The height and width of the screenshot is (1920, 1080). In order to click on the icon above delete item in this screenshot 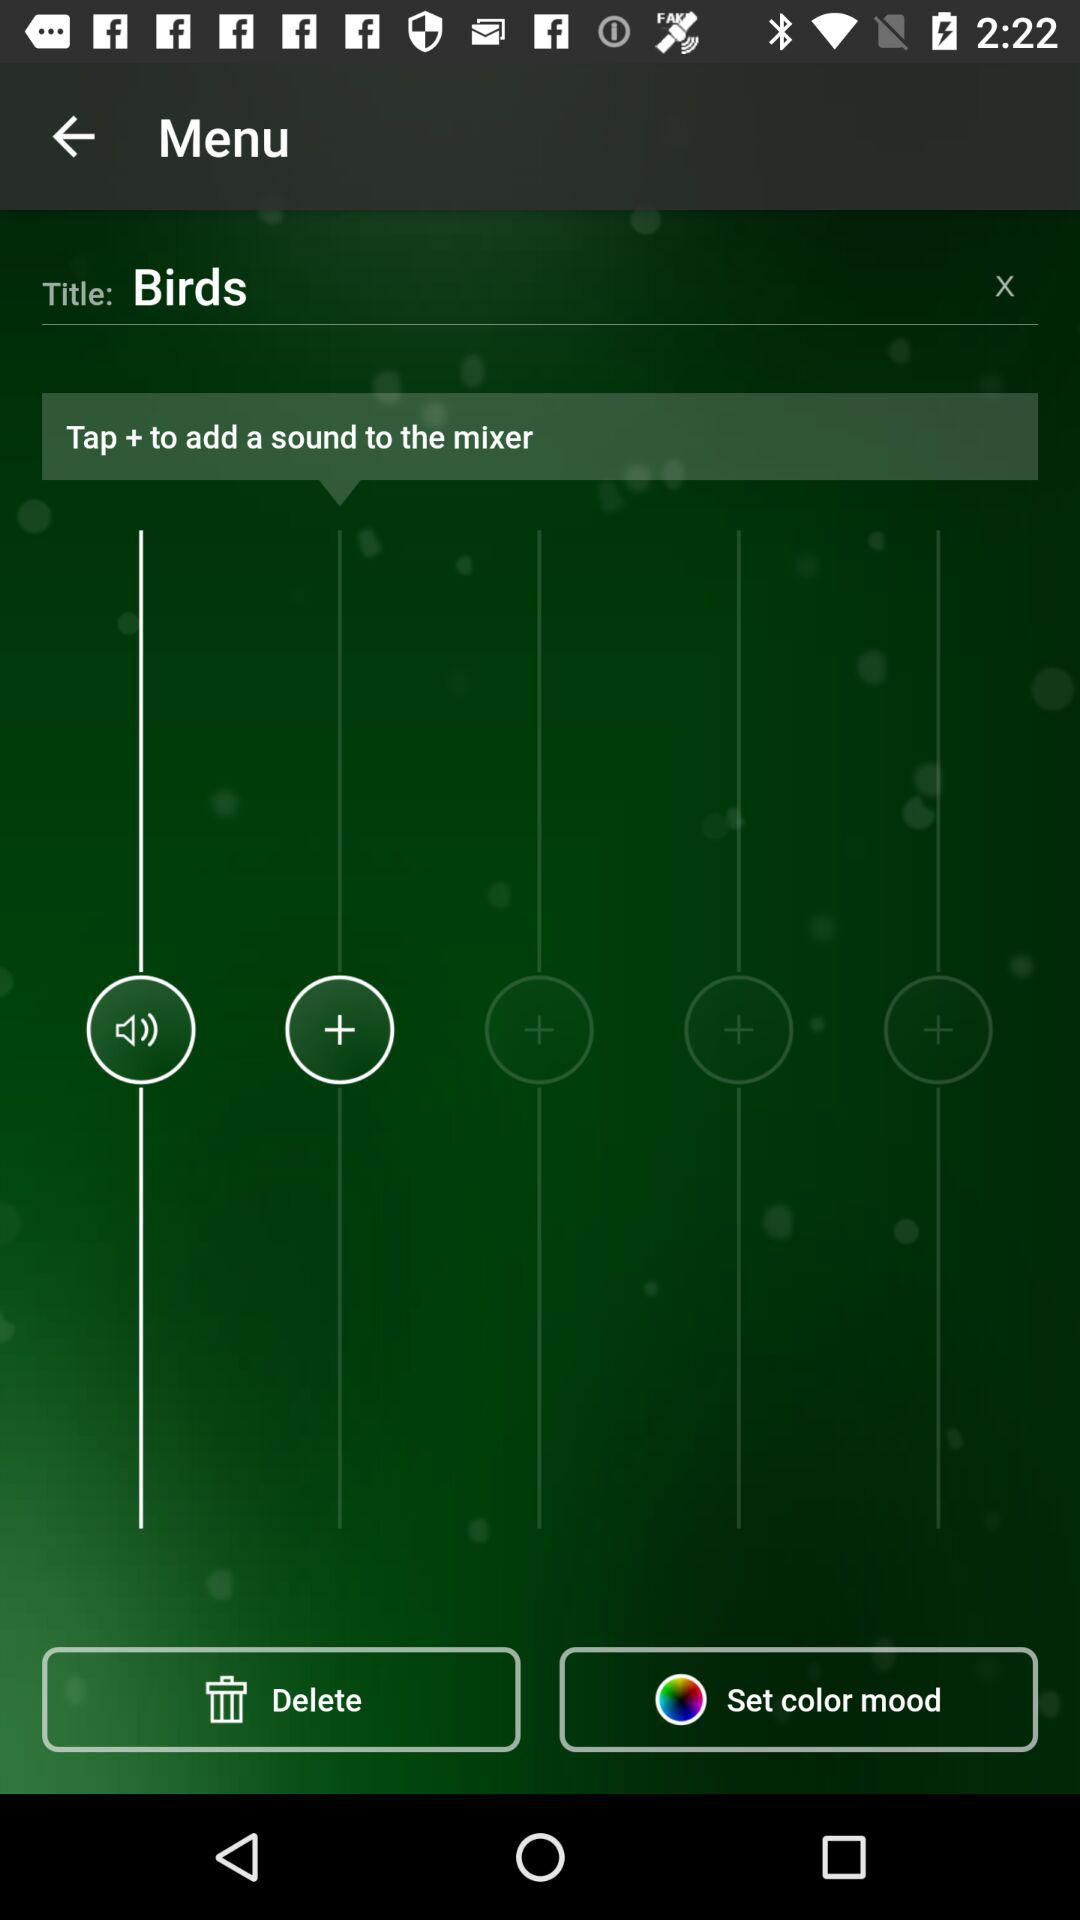, I will do `click(140, 1029)`.